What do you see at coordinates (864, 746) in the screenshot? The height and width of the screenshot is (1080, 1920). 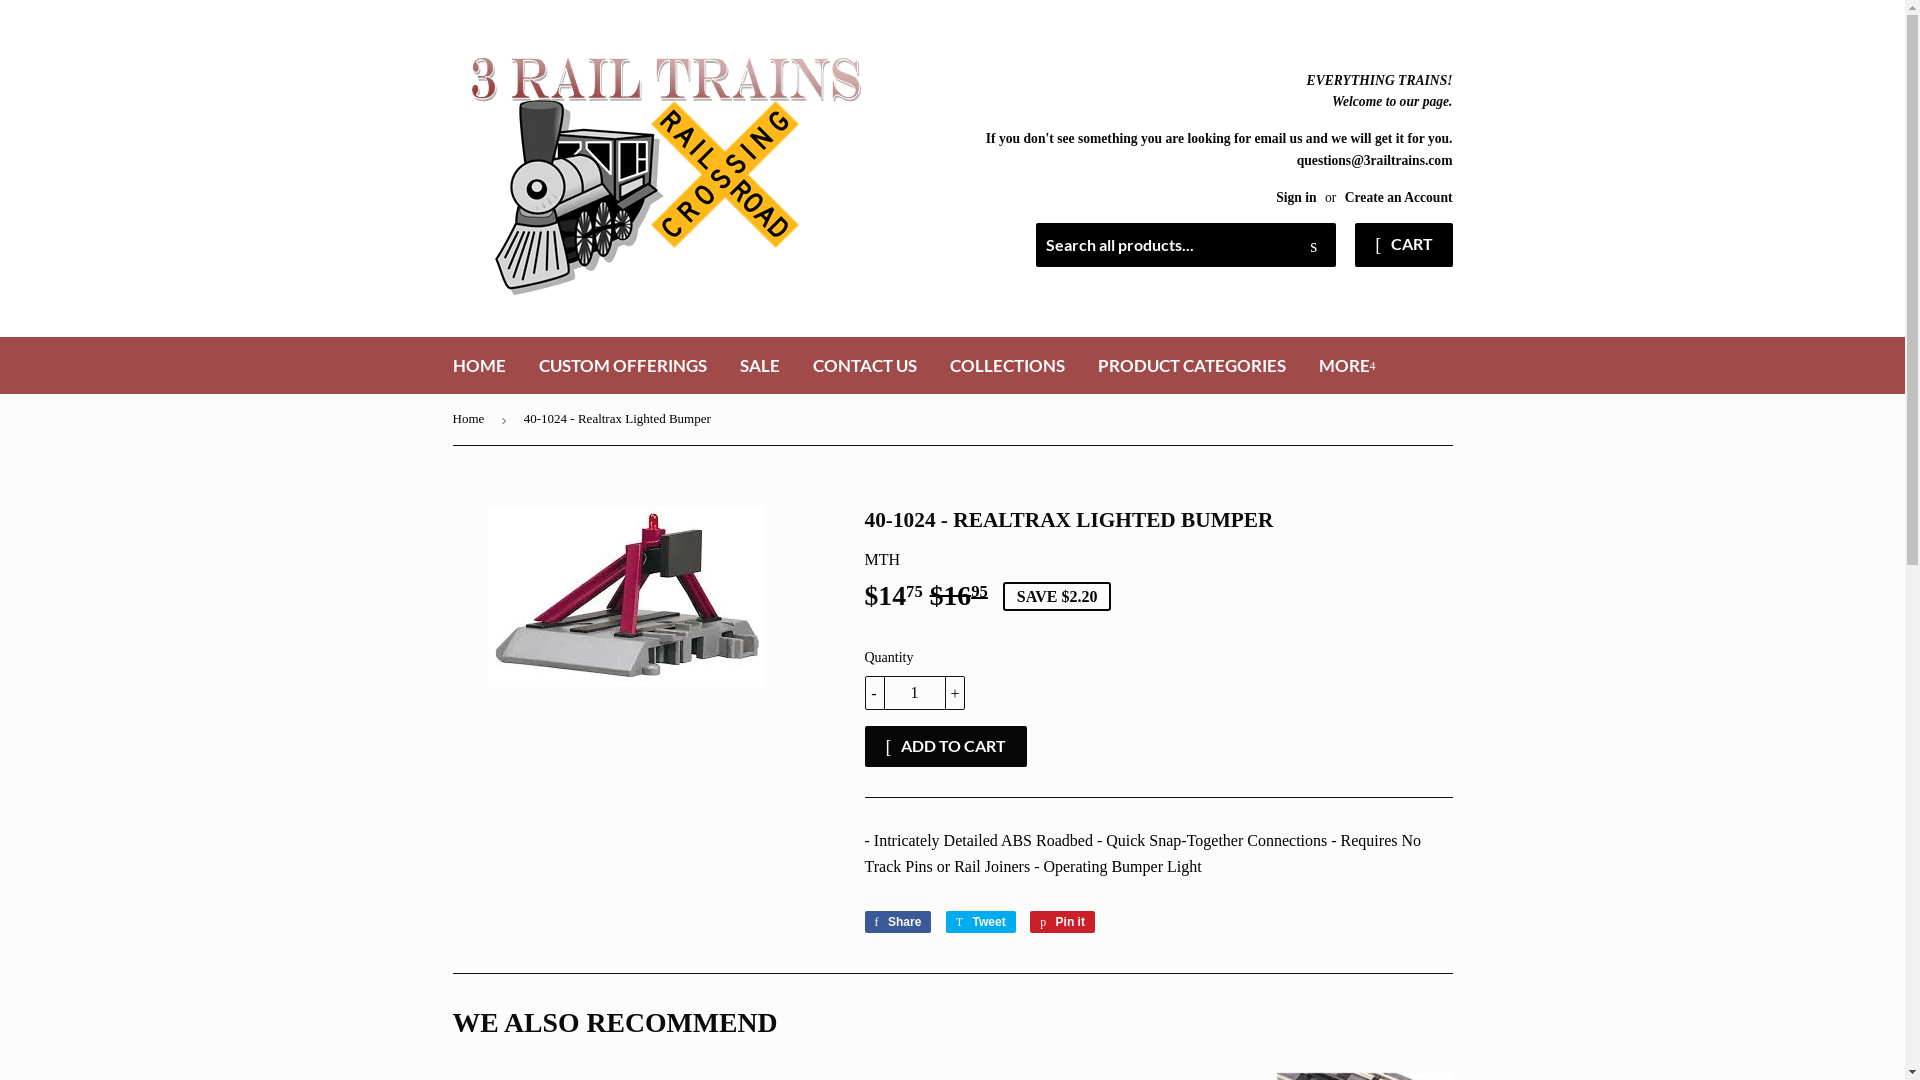 I see `'ADD TO CART'` at bounding box center [864, 746].